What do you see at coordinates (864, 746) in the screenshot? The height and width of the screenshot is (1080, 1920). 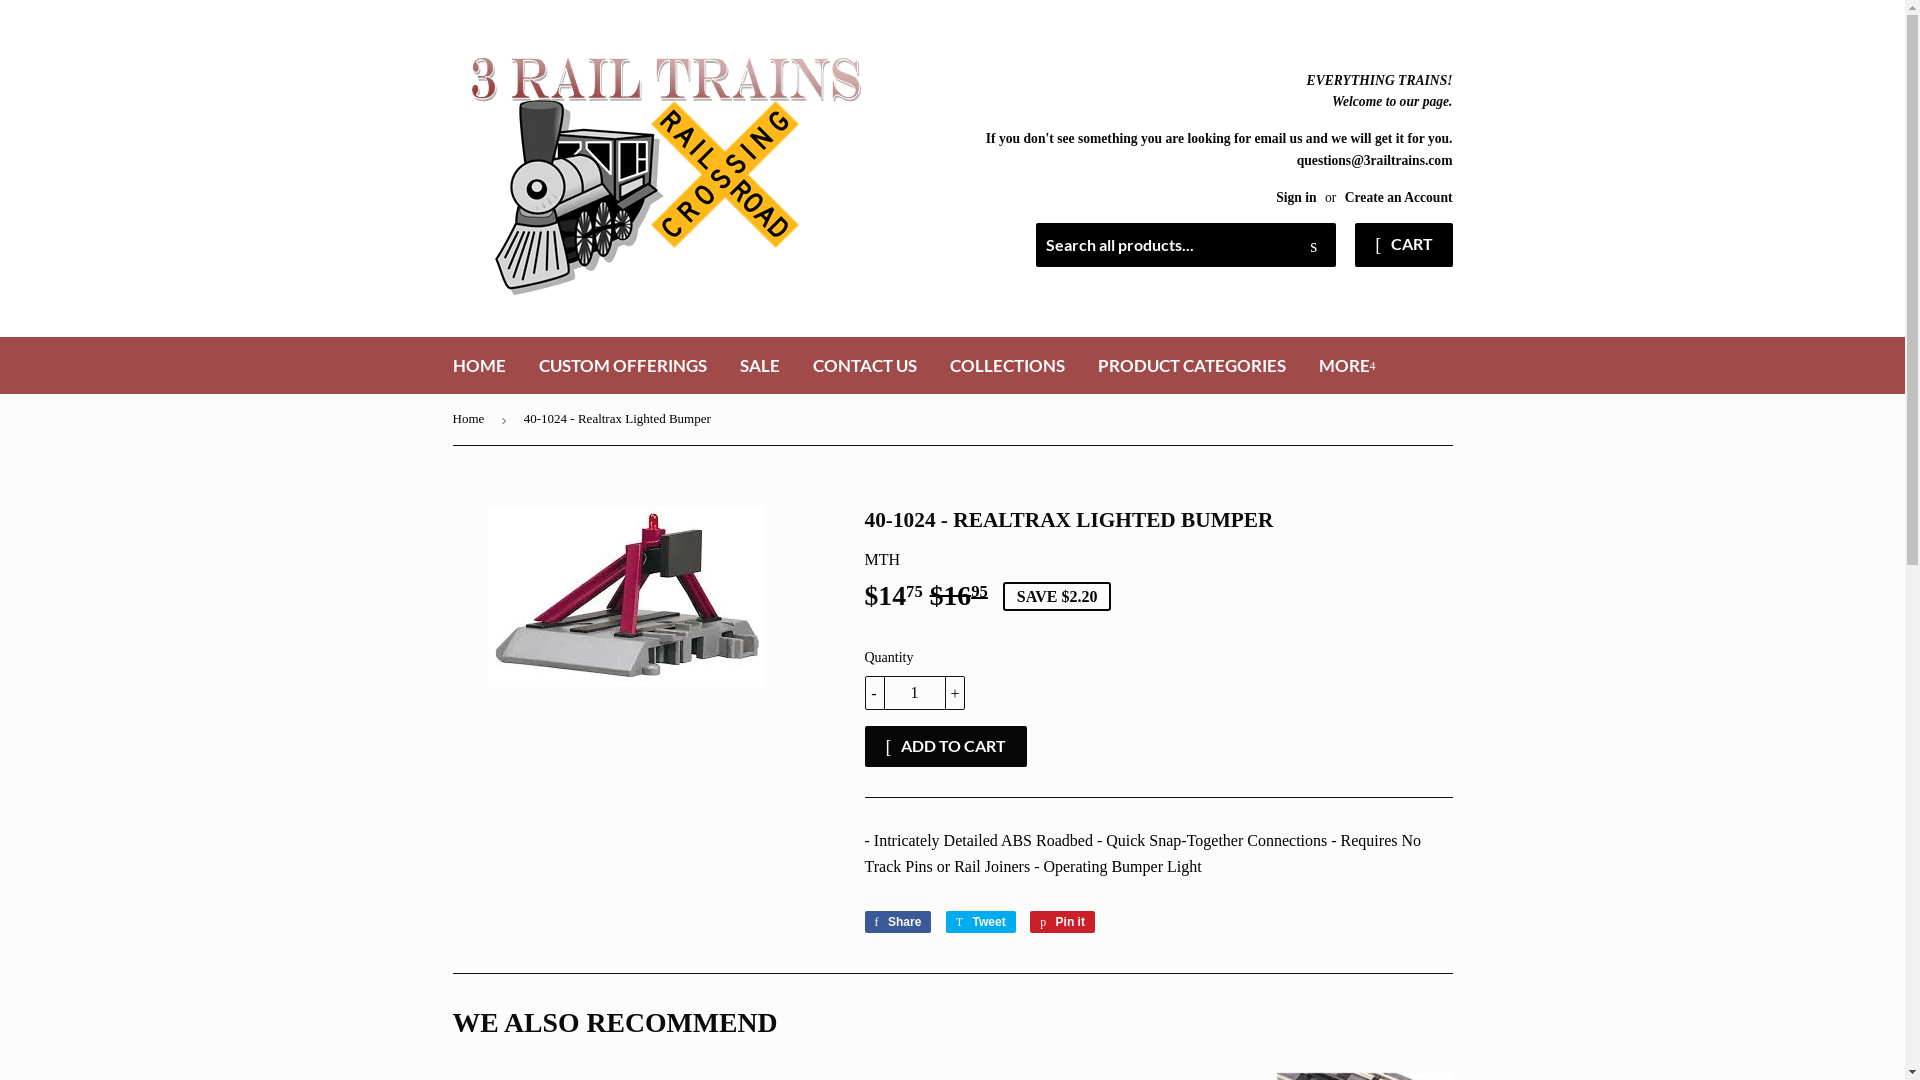 I see `'ADD TO CART'` at bounding box center [864, 746].